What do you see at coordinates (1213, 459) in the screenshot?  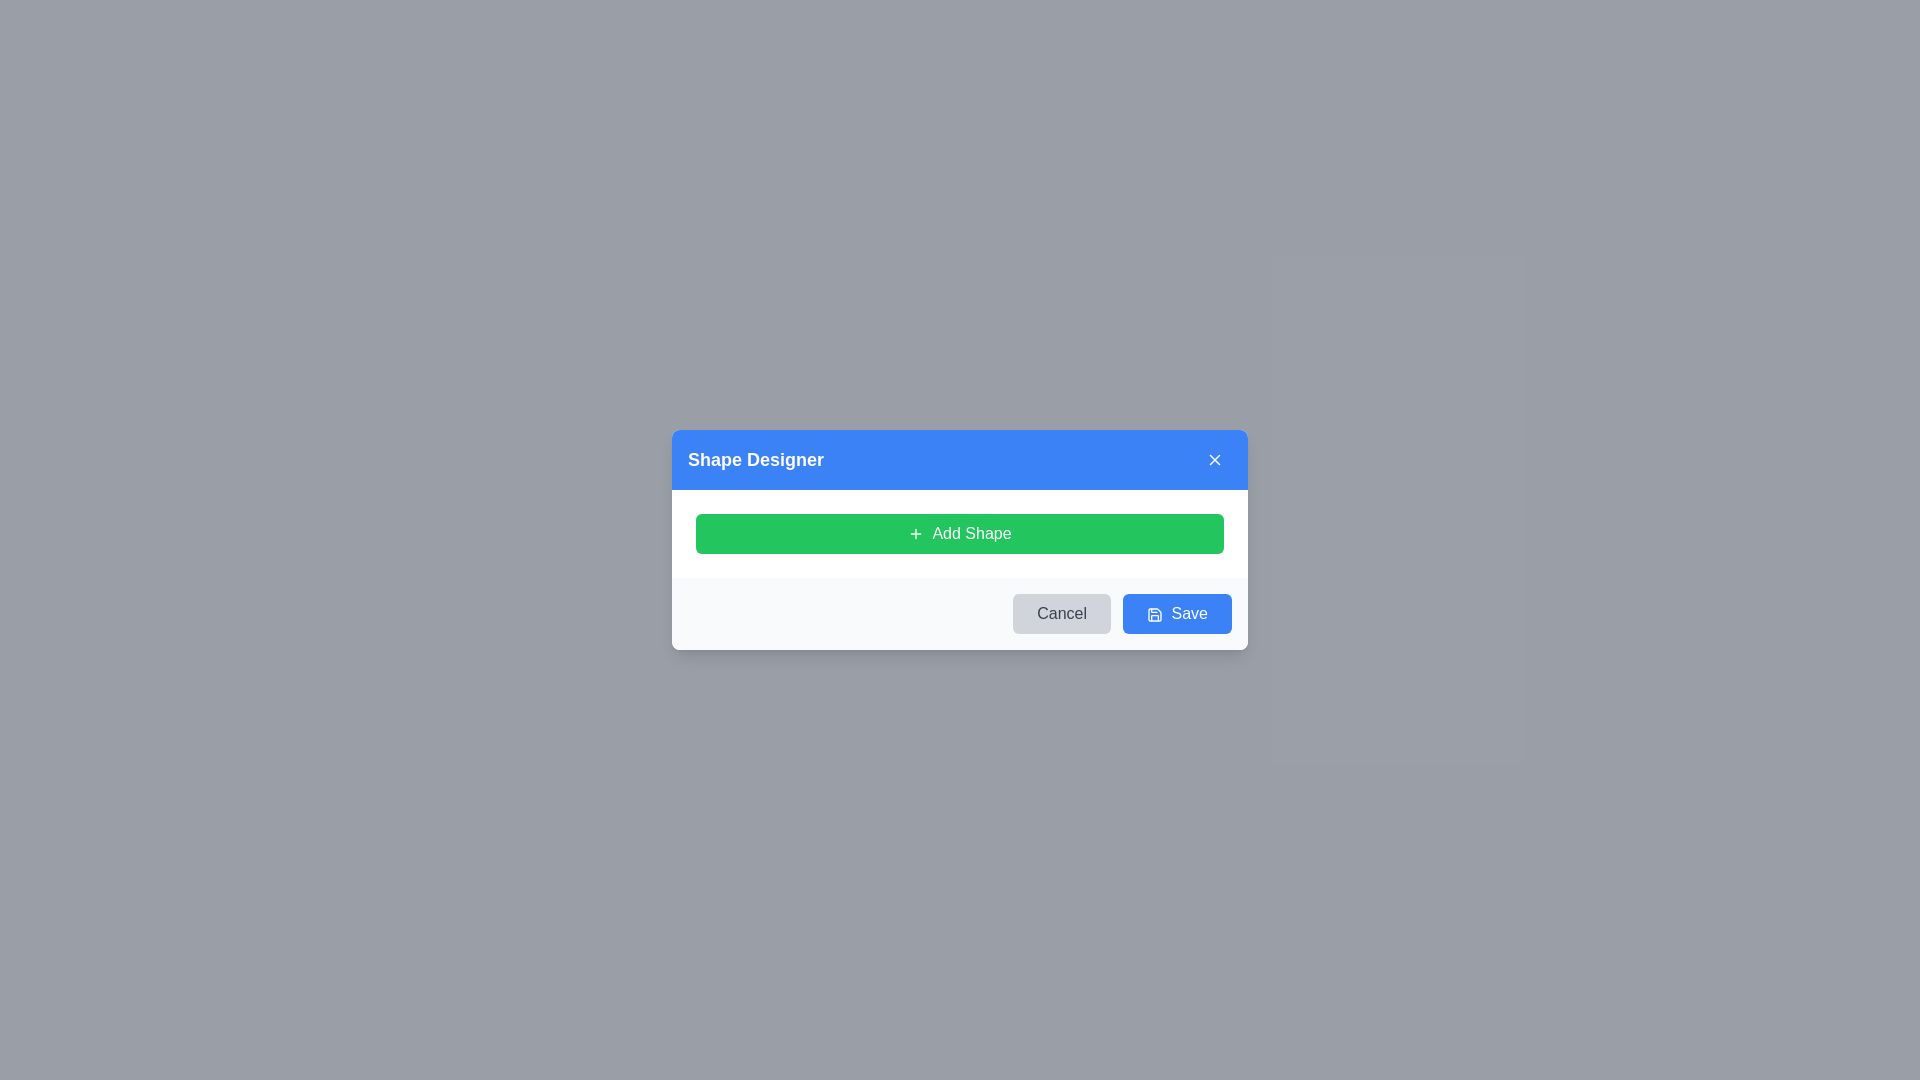 I see `the close button located at the top-right corner of the 'Shape Designer' dialog` at bounding box center [1213, 459].